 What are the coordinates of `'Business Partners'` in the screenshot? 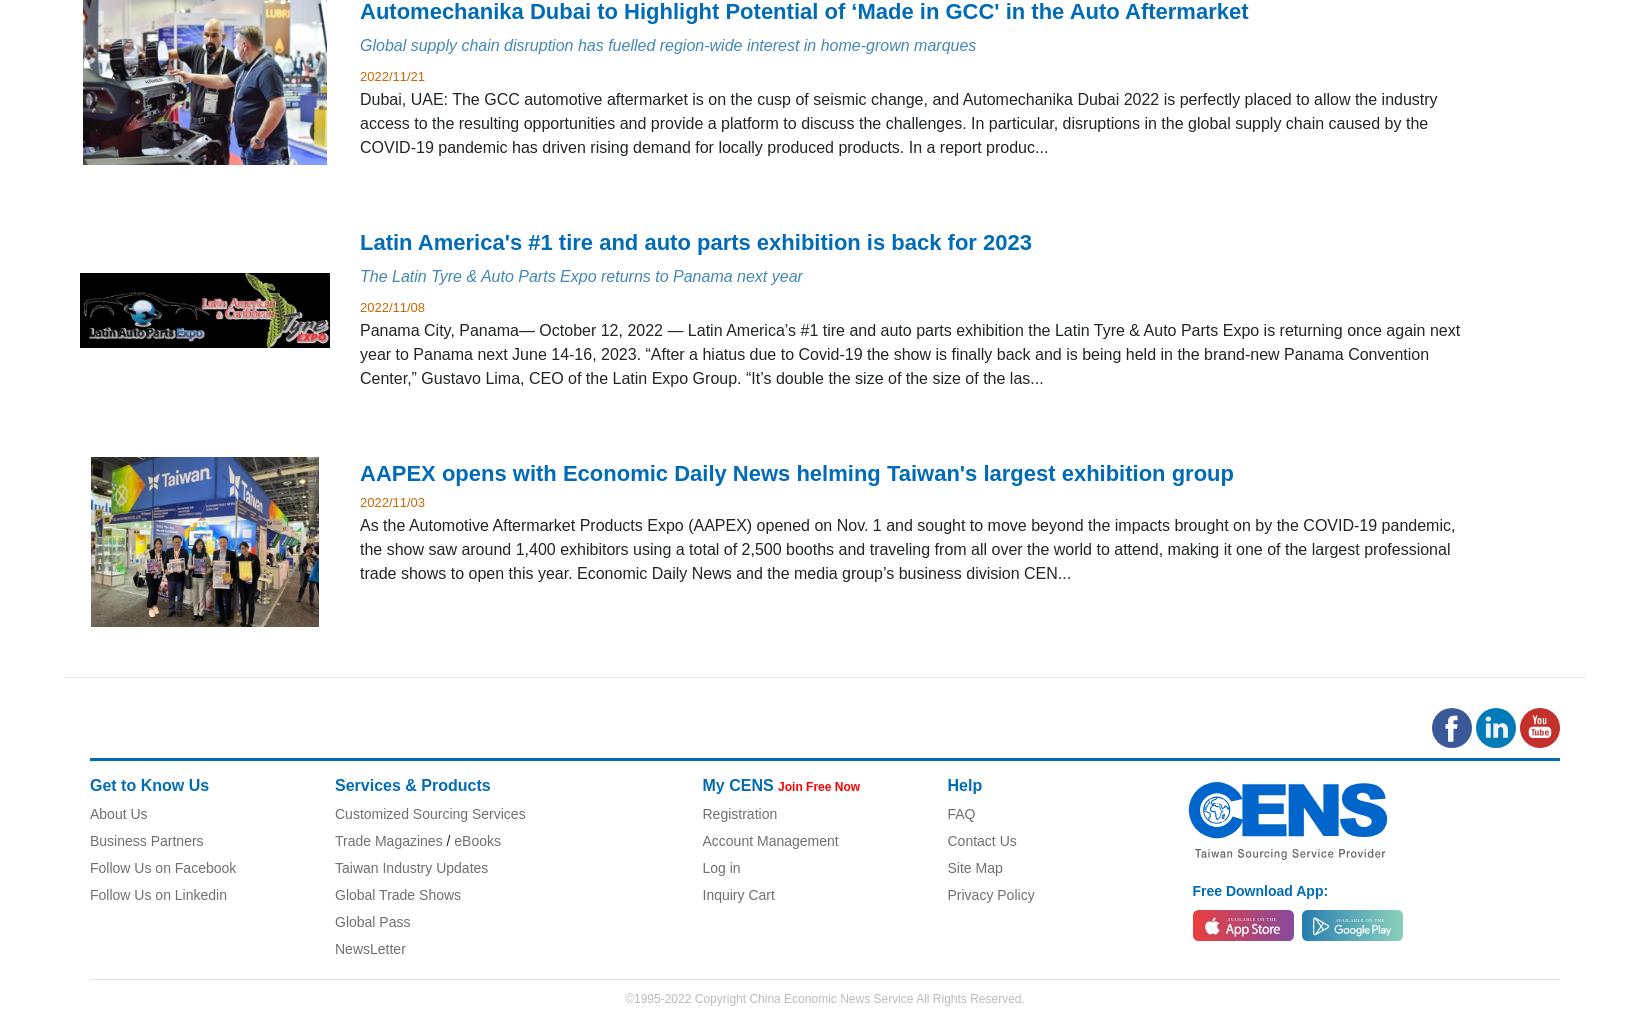 It's located at (146, 839).